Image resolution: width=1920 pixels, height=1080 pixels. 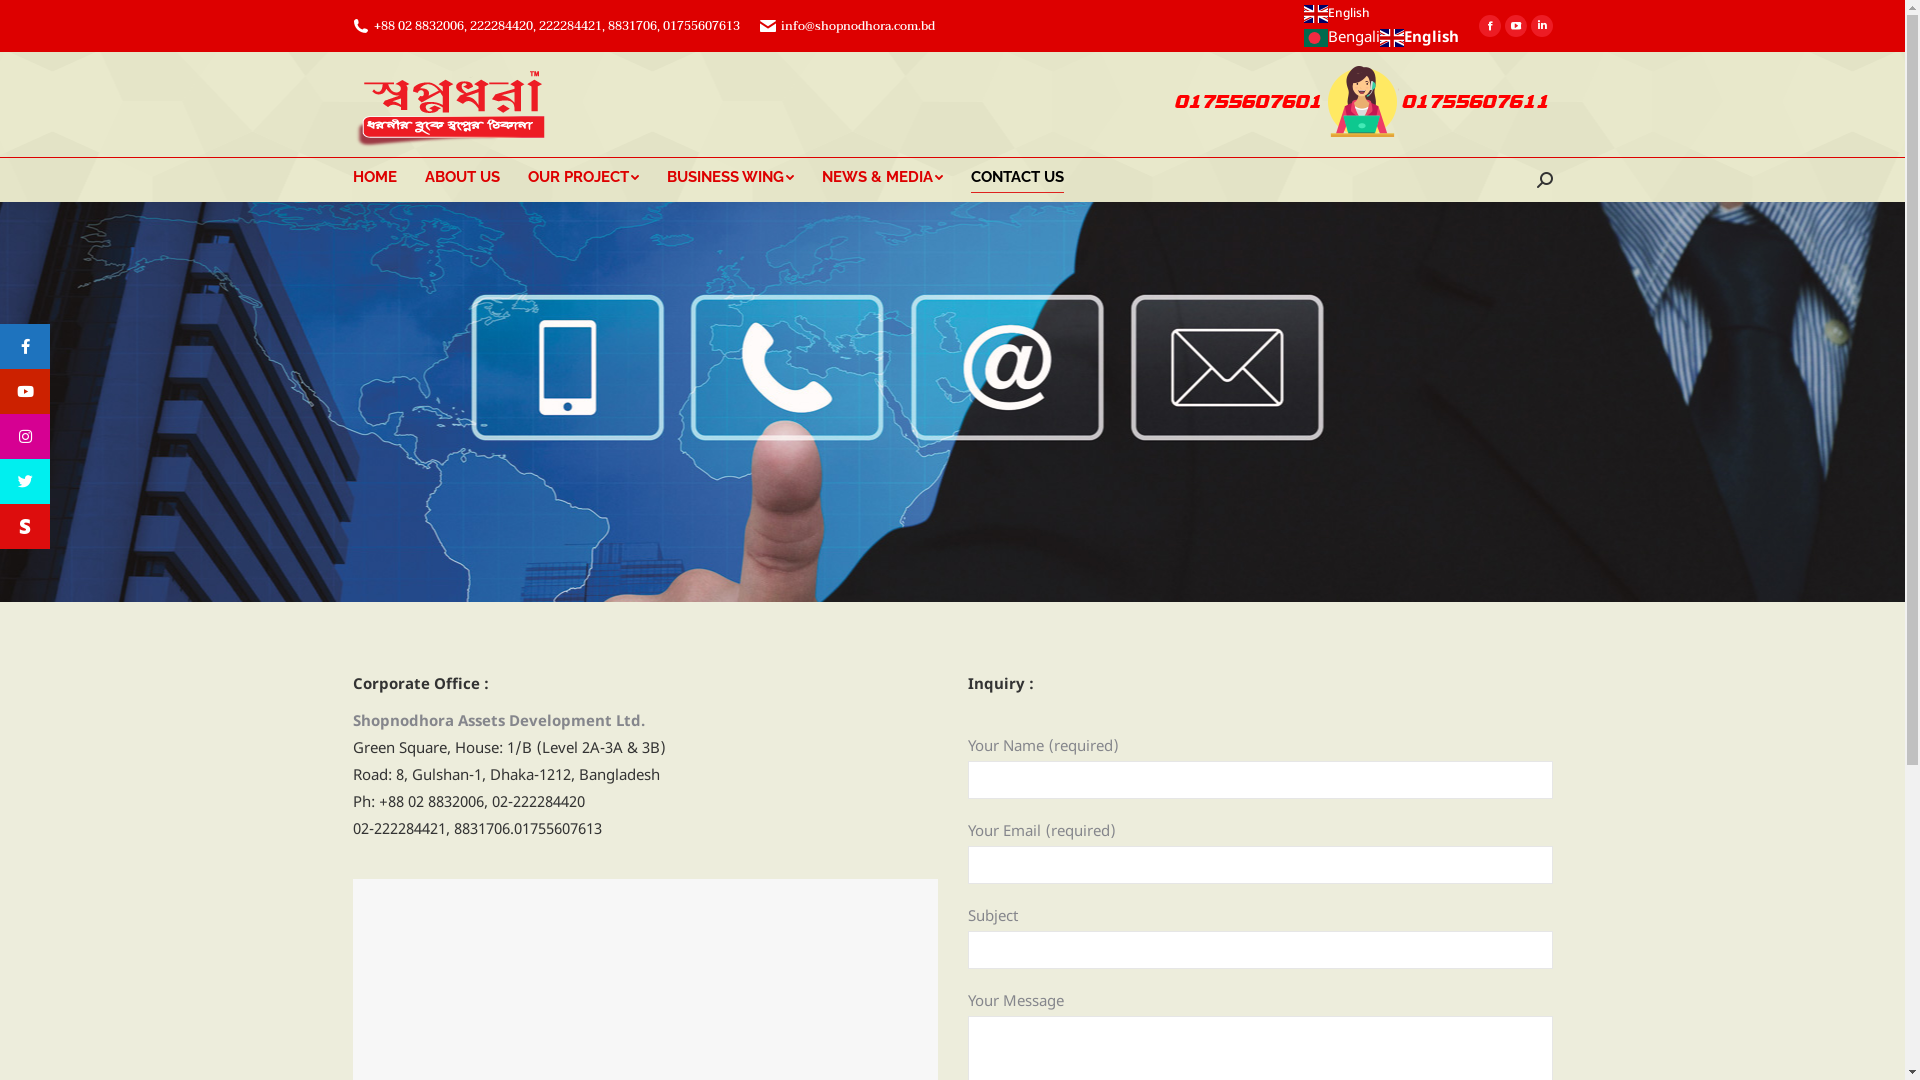 I want to click on 'BUSINESS WING', so click(x=666, y=176).